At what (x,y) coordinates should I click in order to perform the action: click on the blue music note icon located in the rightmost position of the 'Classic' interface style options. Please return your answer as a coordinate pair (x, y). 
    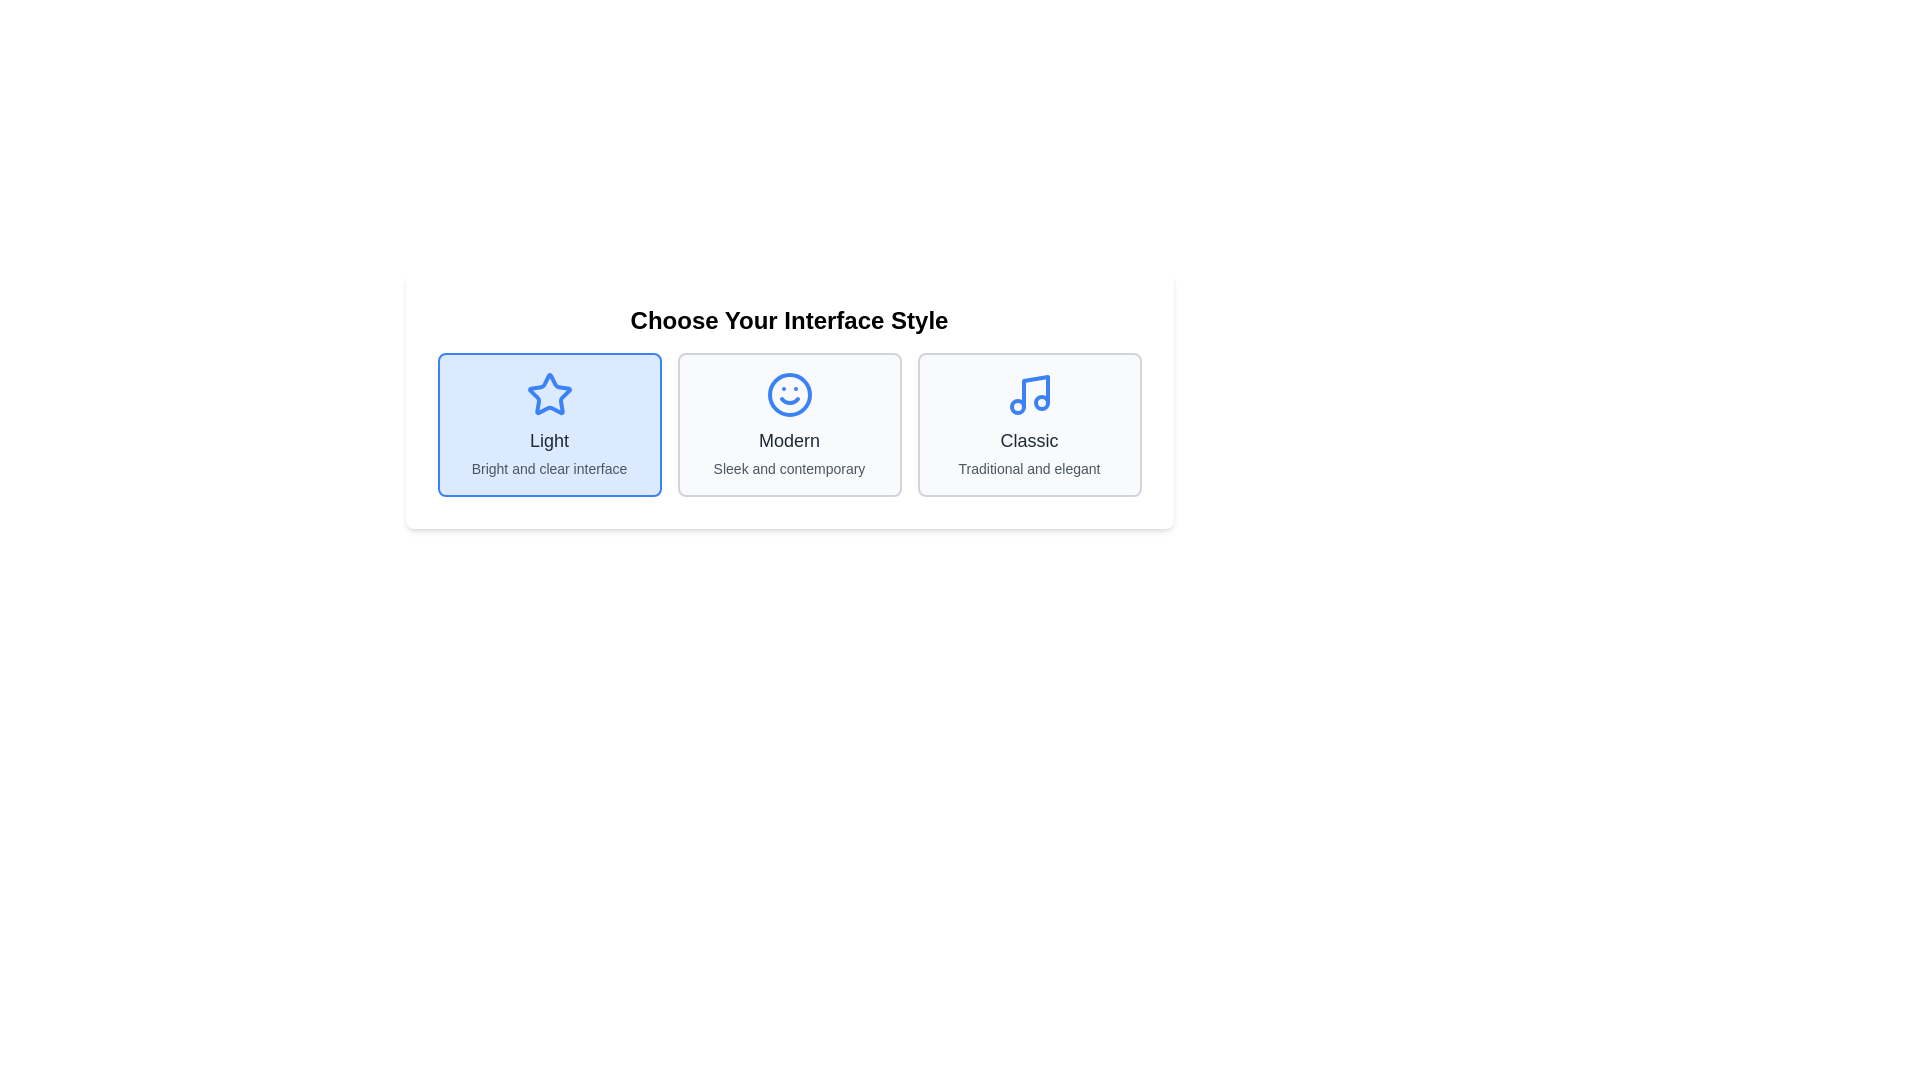
    Looking at the image, I should click on (1029, 394).